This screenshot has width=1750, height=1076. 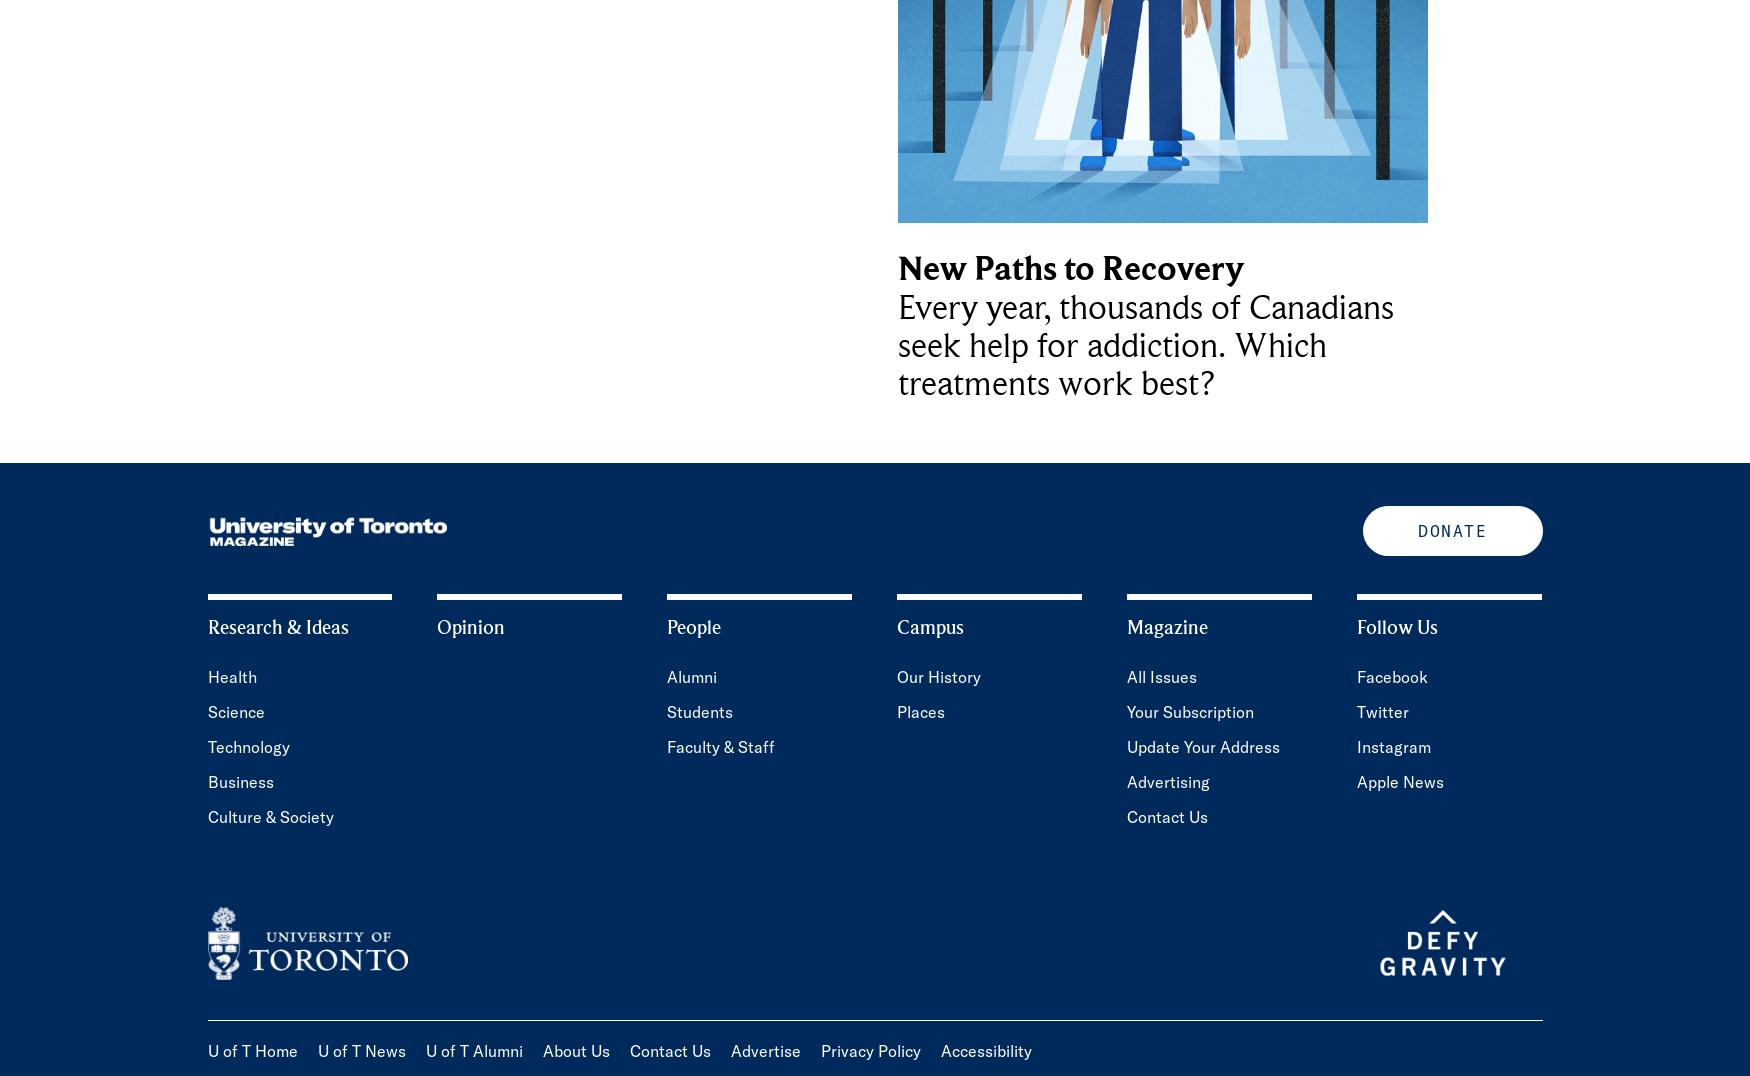 What do you see at coordinates (1356, 711) in the screenshot?
I see `'Twitter'` at bounding box center [1356, 711].